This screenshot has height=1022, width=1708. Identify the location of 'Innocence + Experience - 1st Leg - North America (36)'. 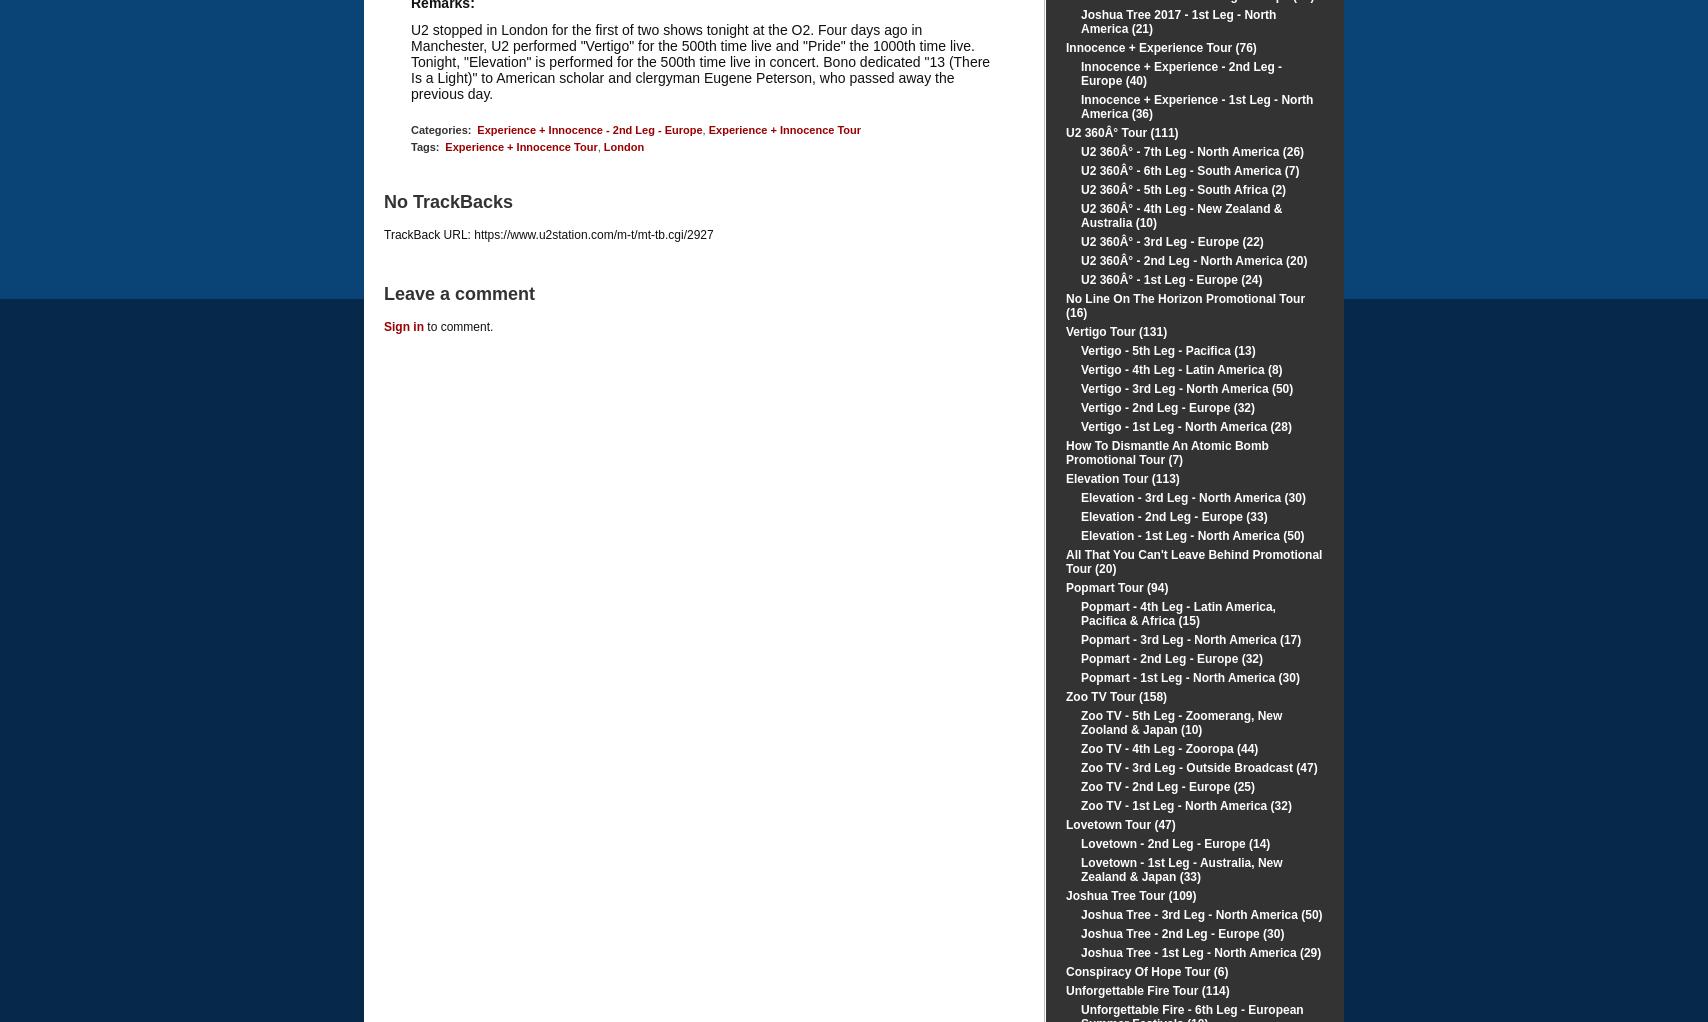
(1196, 106).